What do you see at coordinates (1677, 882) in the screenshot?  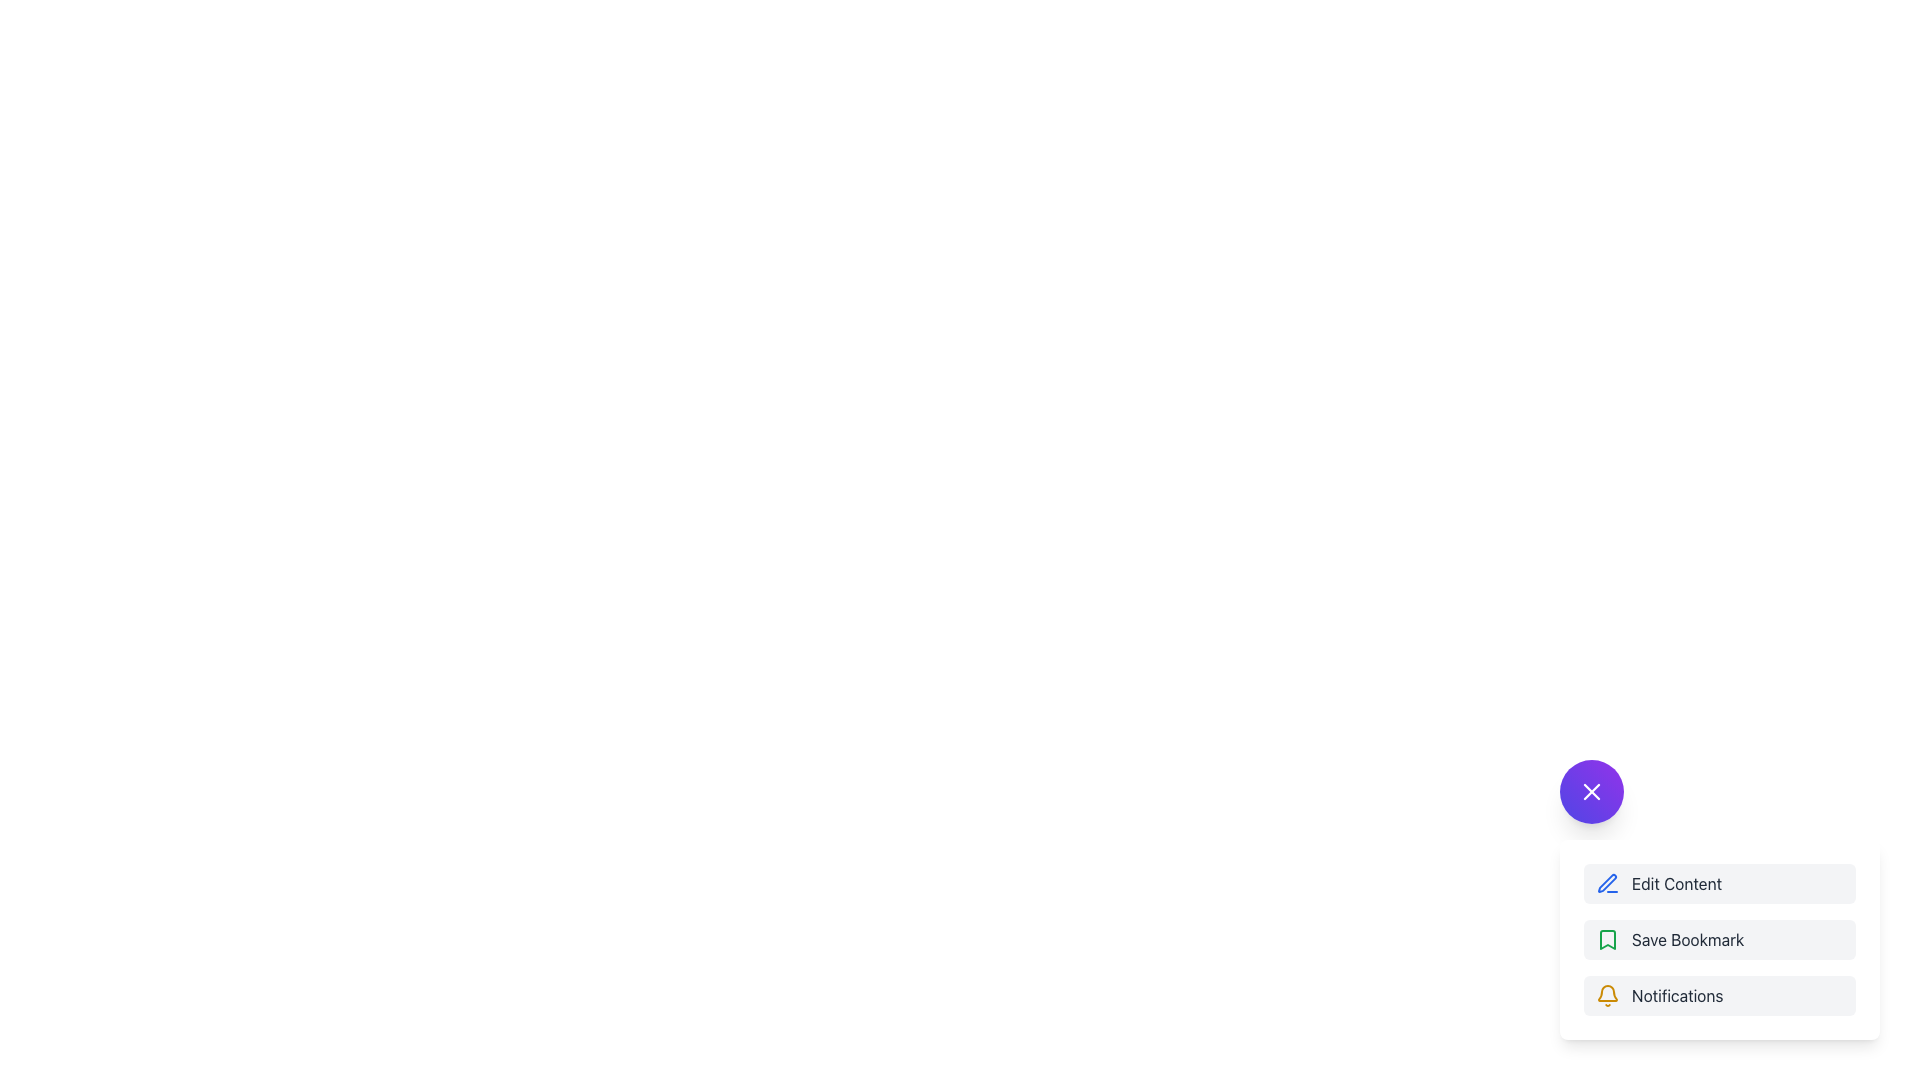 I see `text content of the Text Label located to the right of the pen icon in the first row of the vertical menu stack at the bottom-right corner of the application` at bounding box center [1677, 882].